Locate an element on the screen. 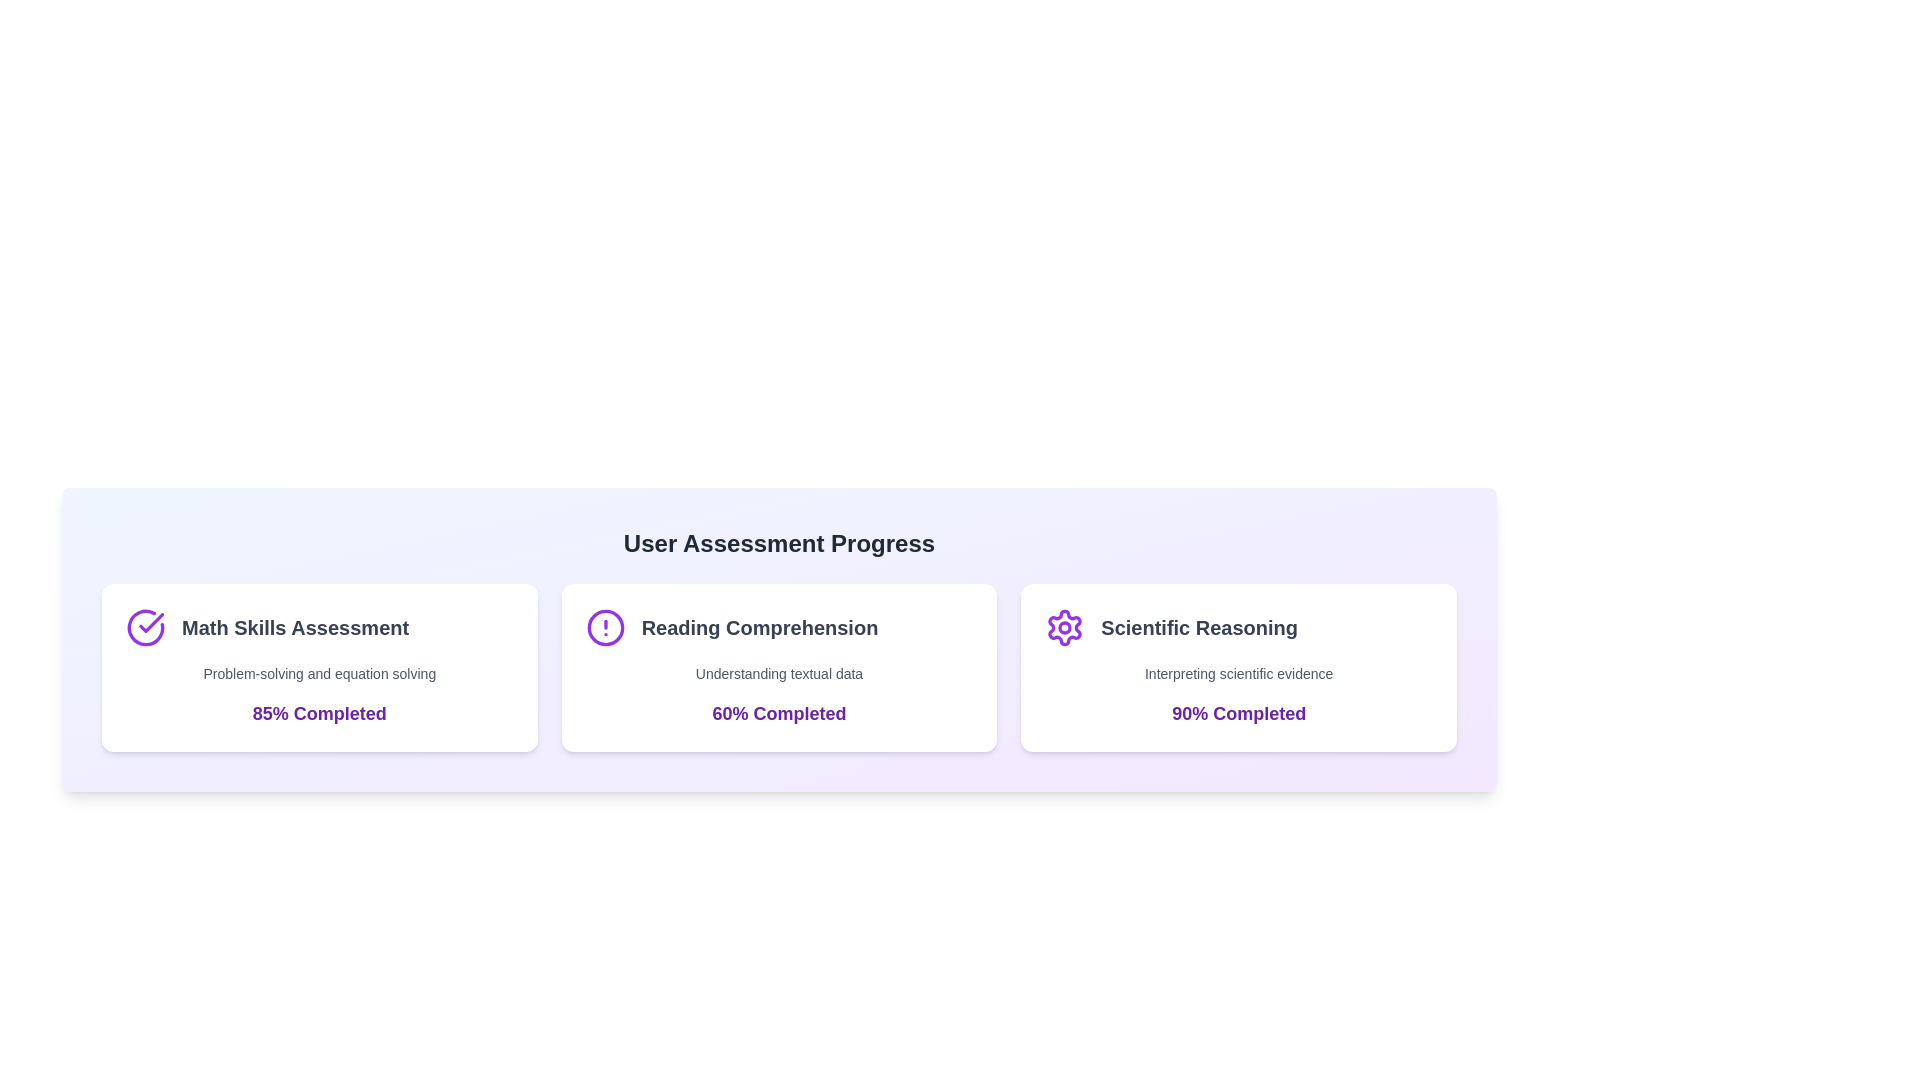  the progress indicator icon located inside the circle at the top-left corner of the Math Skills Assessment card in the User Assessment Progress section is located at coordinates (150, 622).